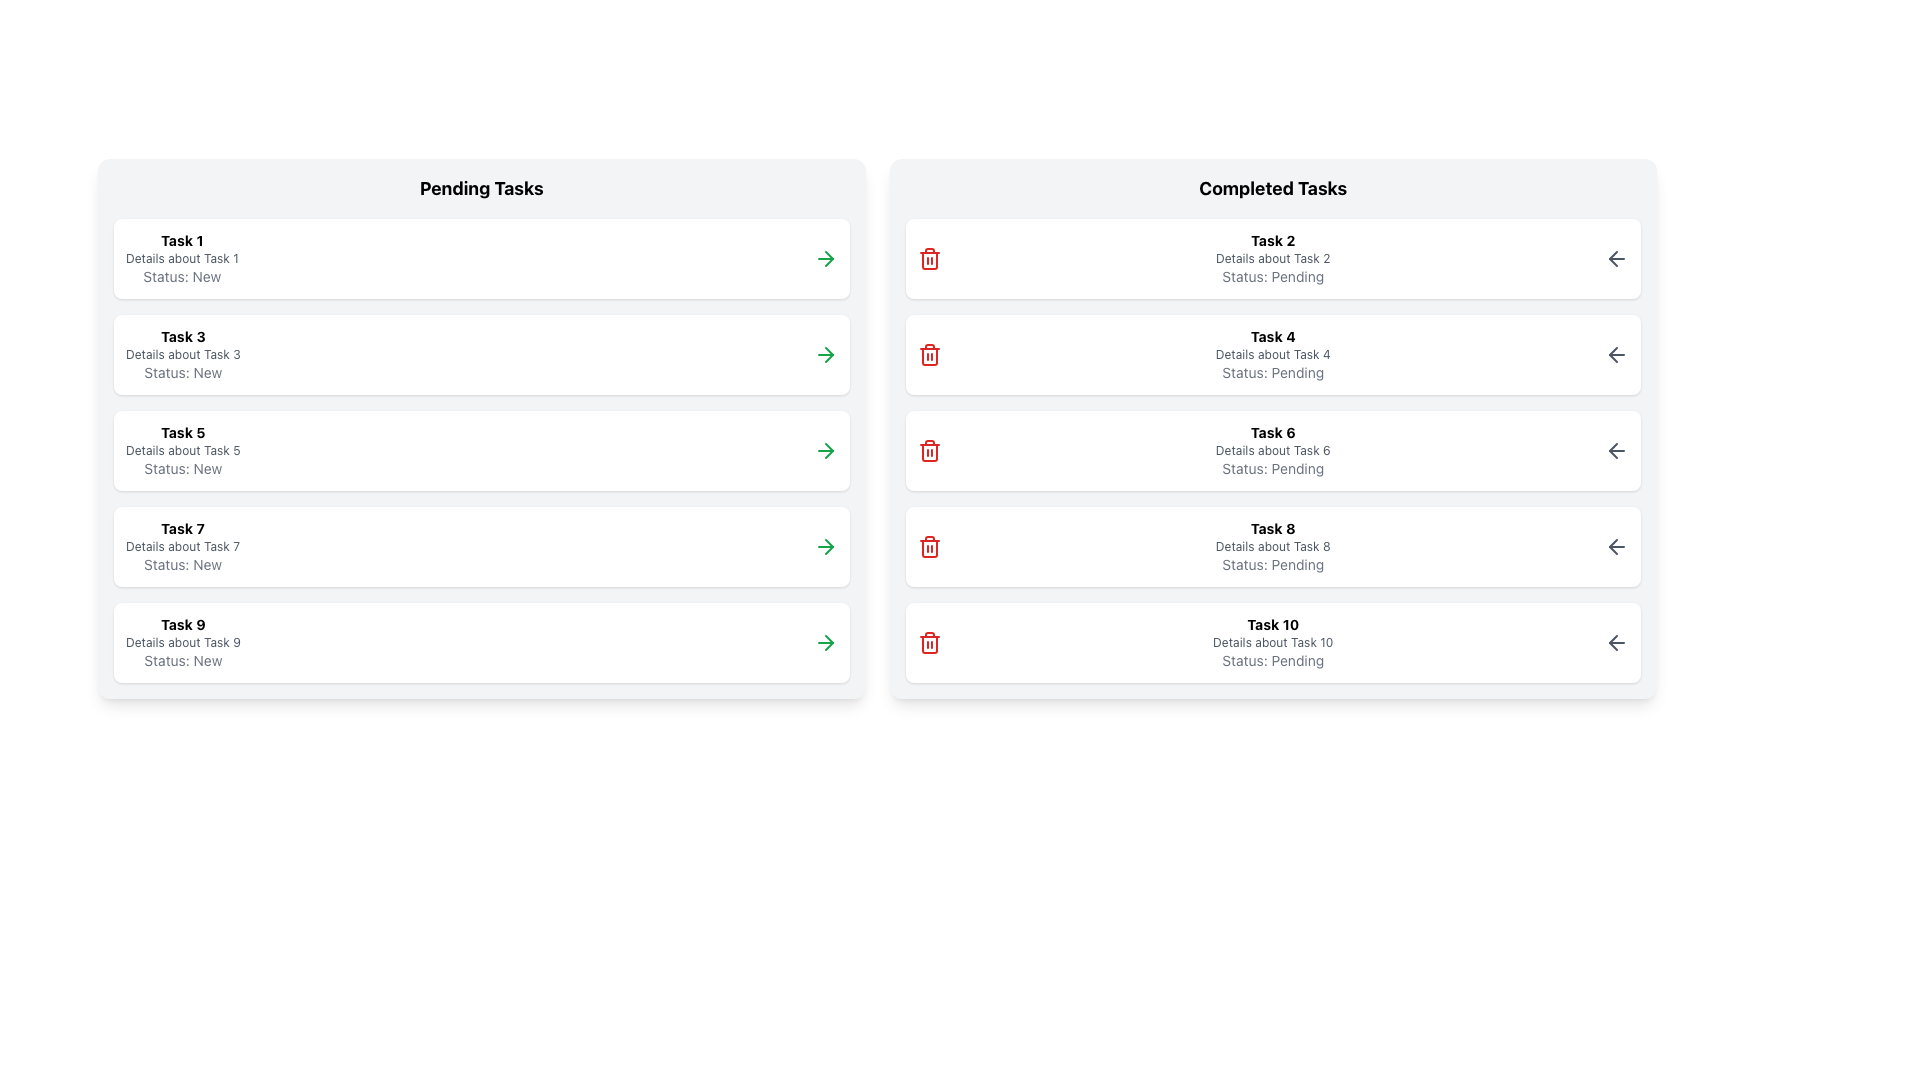  Describe the element at coordinates (1272, 239) in the screenshot. I see `text displayed in the Text Label that serves as a header for the task entry, located at the top of the 'Completed Tasks' list` at that location.